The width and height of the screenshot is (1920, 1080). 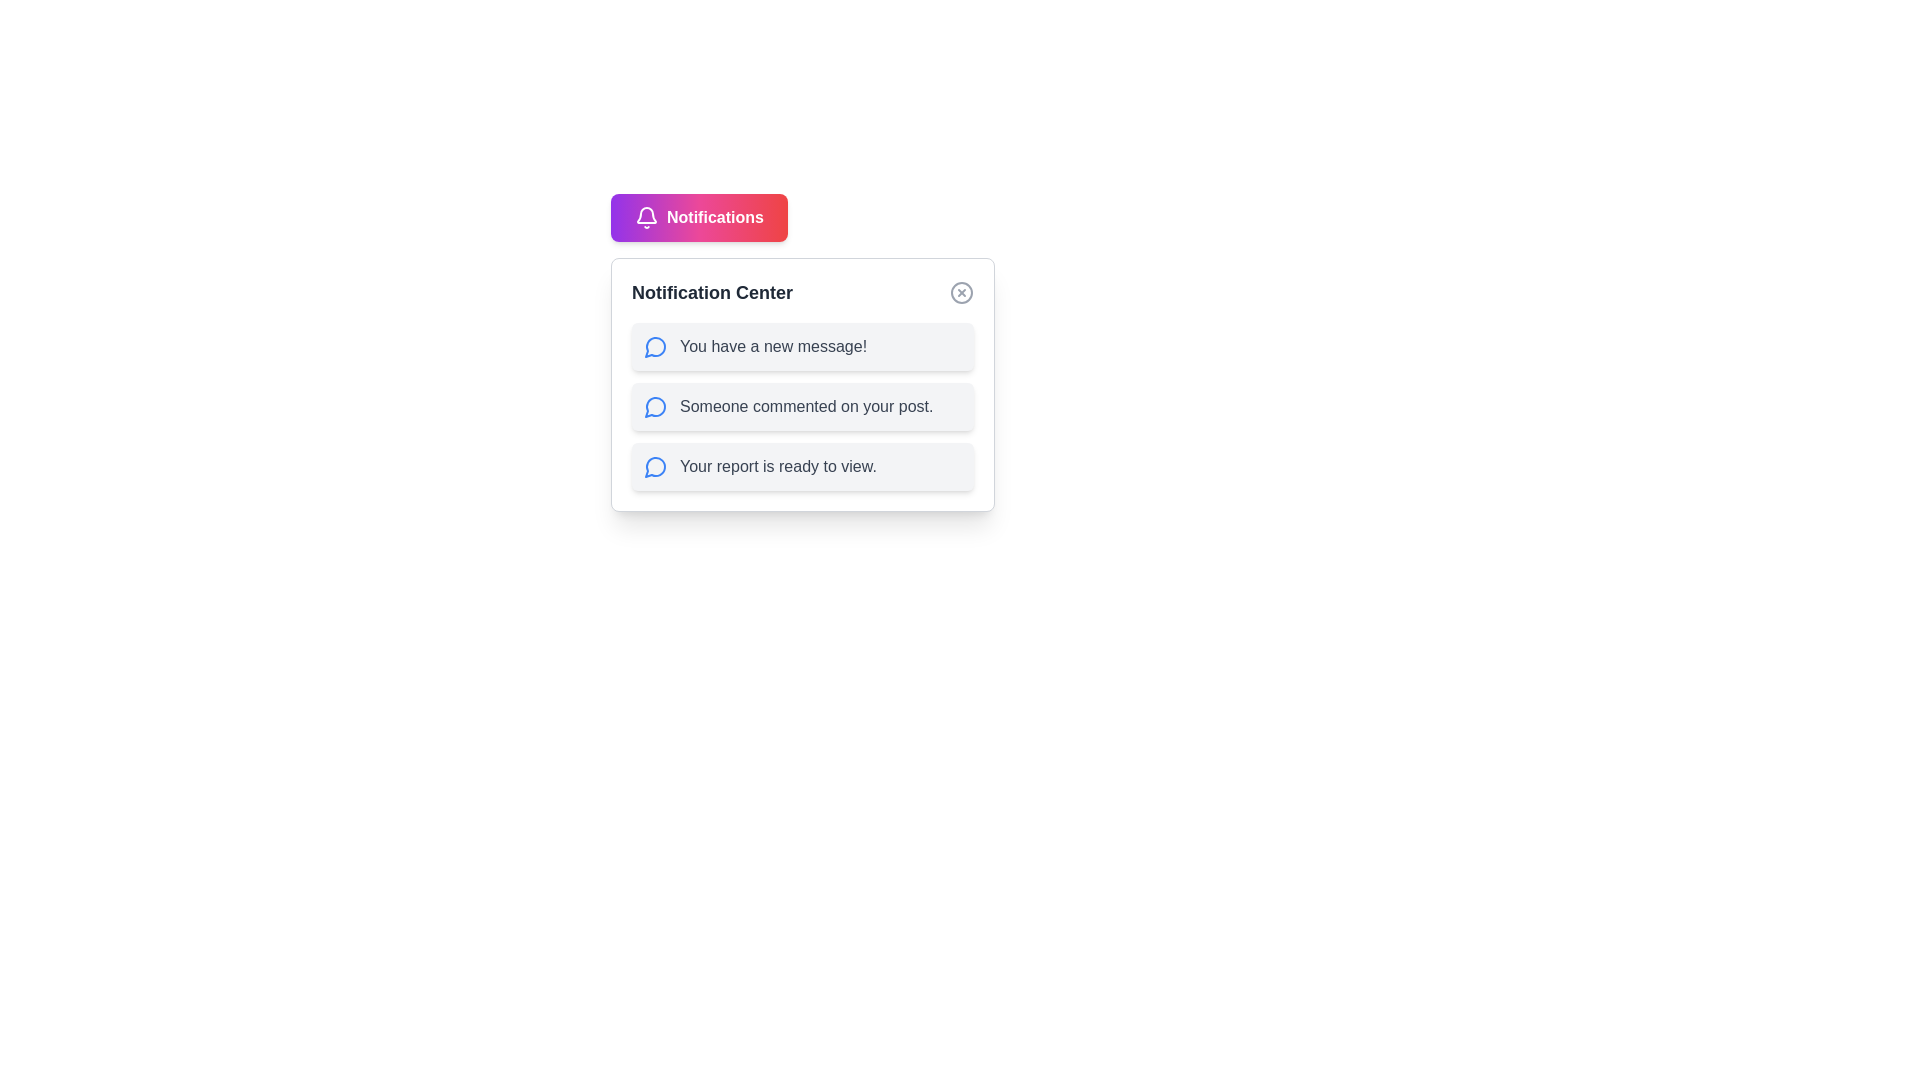 What do you see at coordinates (654, 346) in the screenshot?
I see `the first notification icon indicating a new message located to the left of the text 'You have a new message!'` at bounding box center [654, 346].